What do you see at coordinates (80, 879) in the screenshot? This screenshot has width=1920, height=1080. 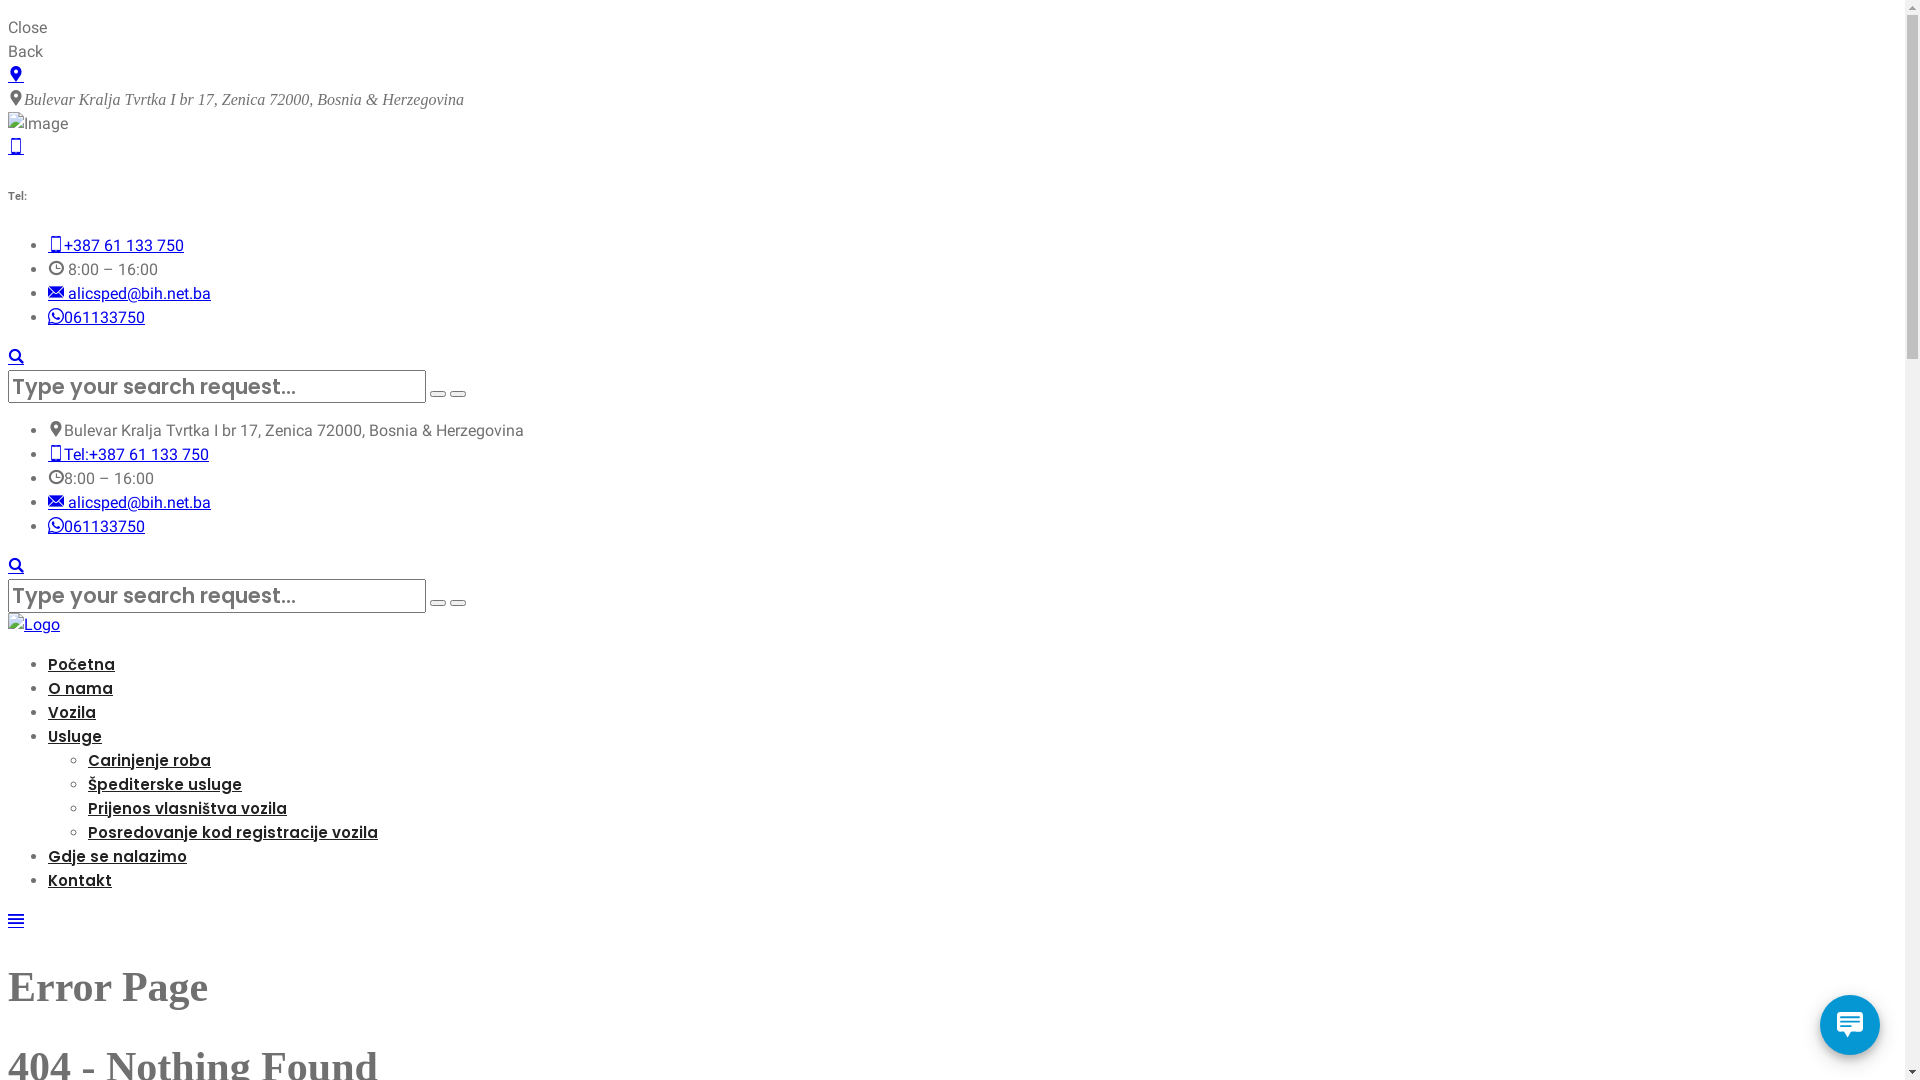 I see `'Kontakt'` at bounding box center [80, 879].